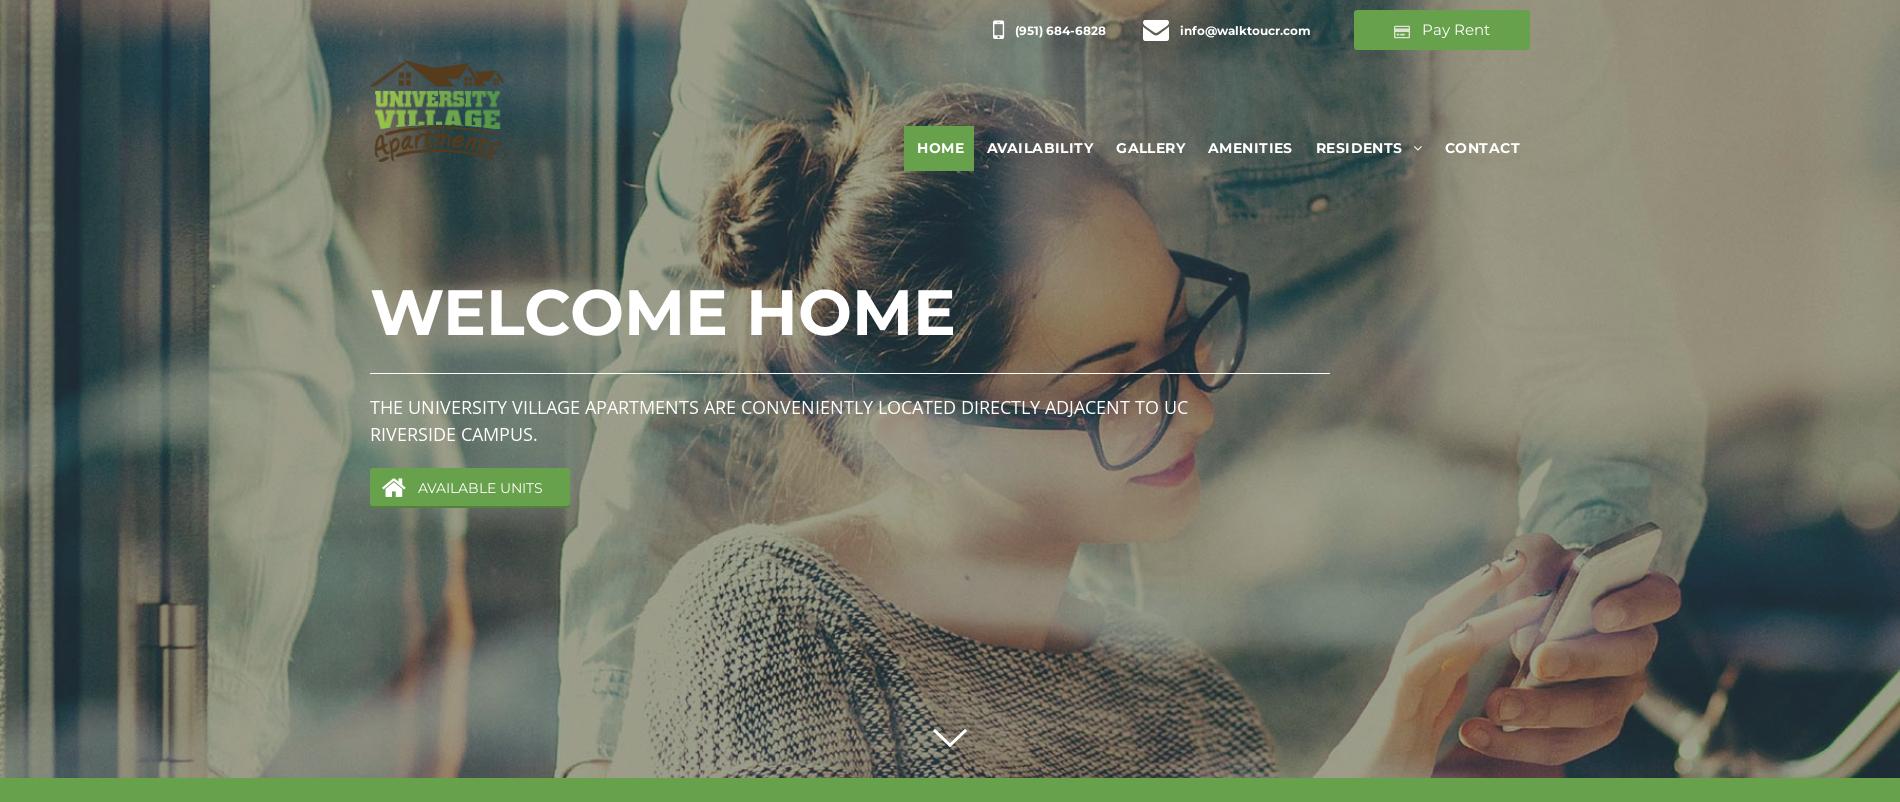  I want to click on 'AVAILABLE UNITS', so click(416, 488).